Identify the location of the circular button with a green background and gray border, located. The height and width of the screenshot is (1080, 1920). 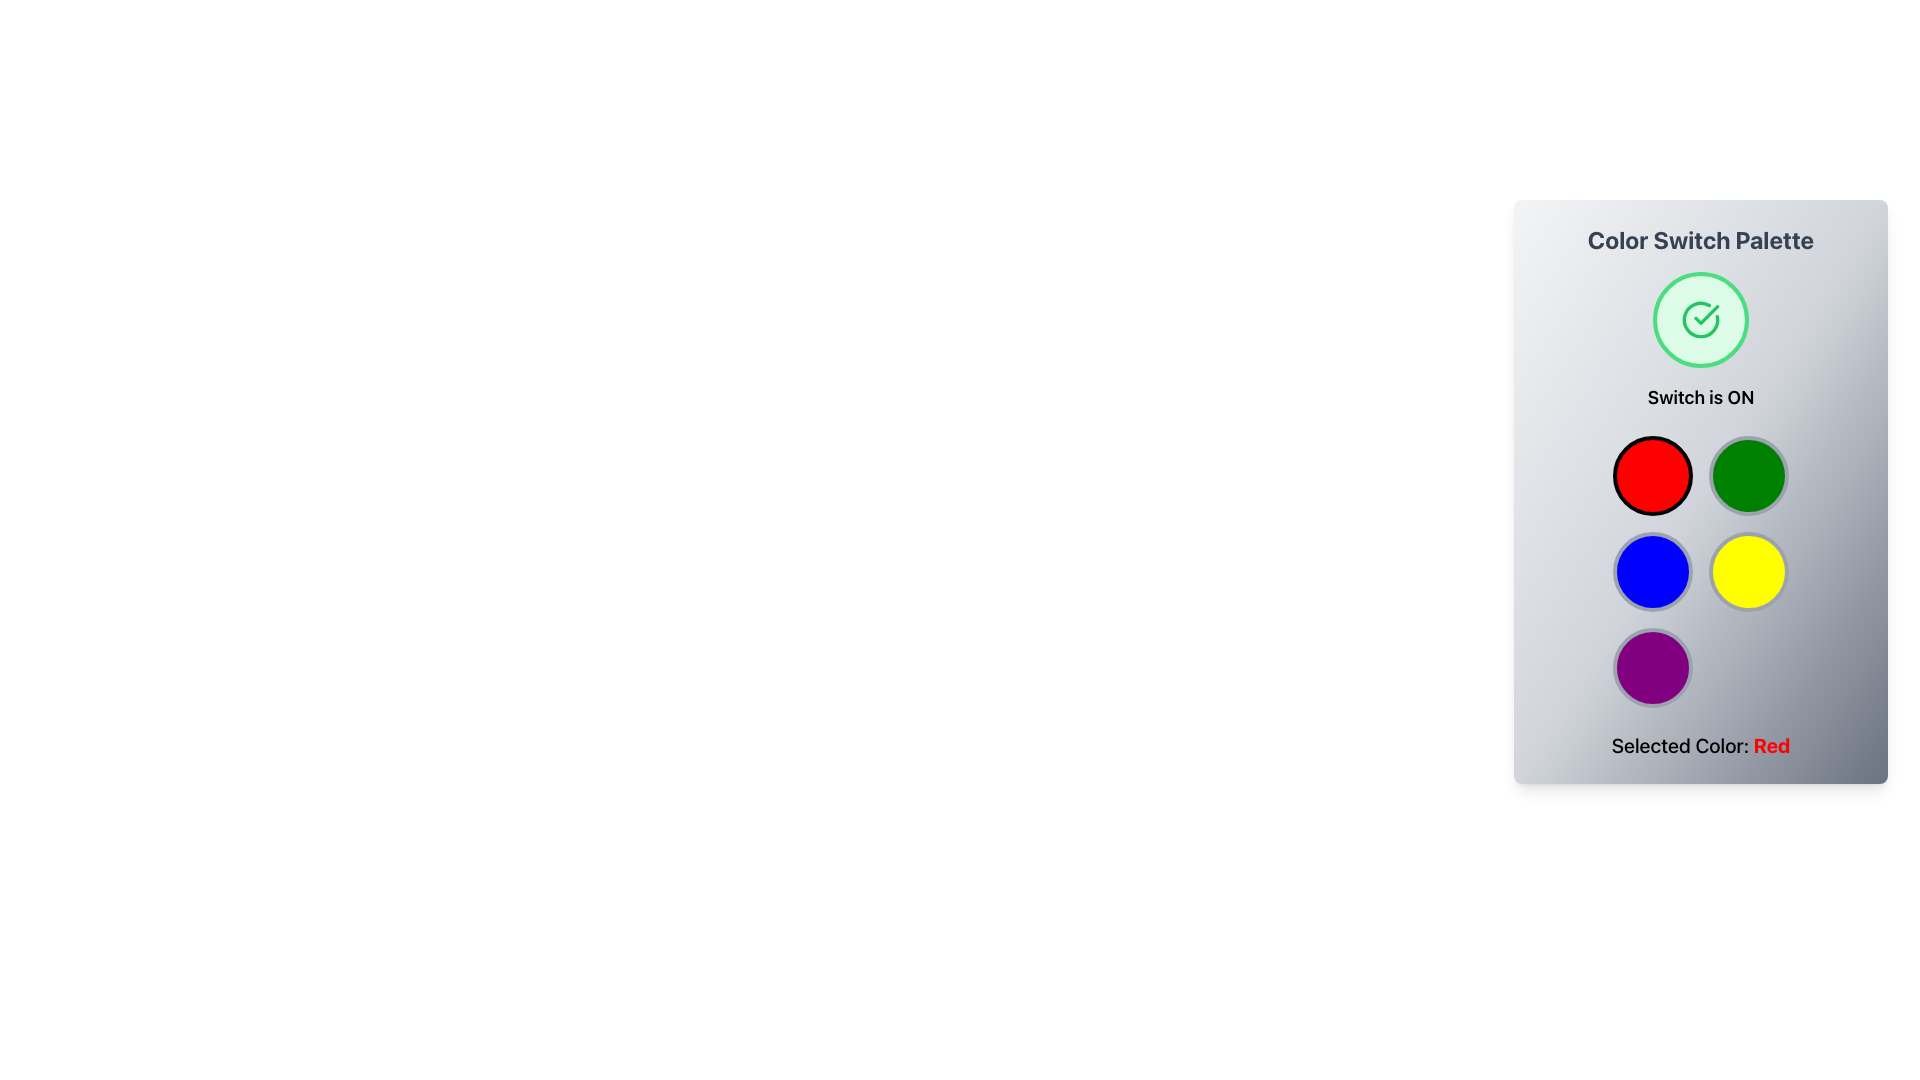
(1747, 475).